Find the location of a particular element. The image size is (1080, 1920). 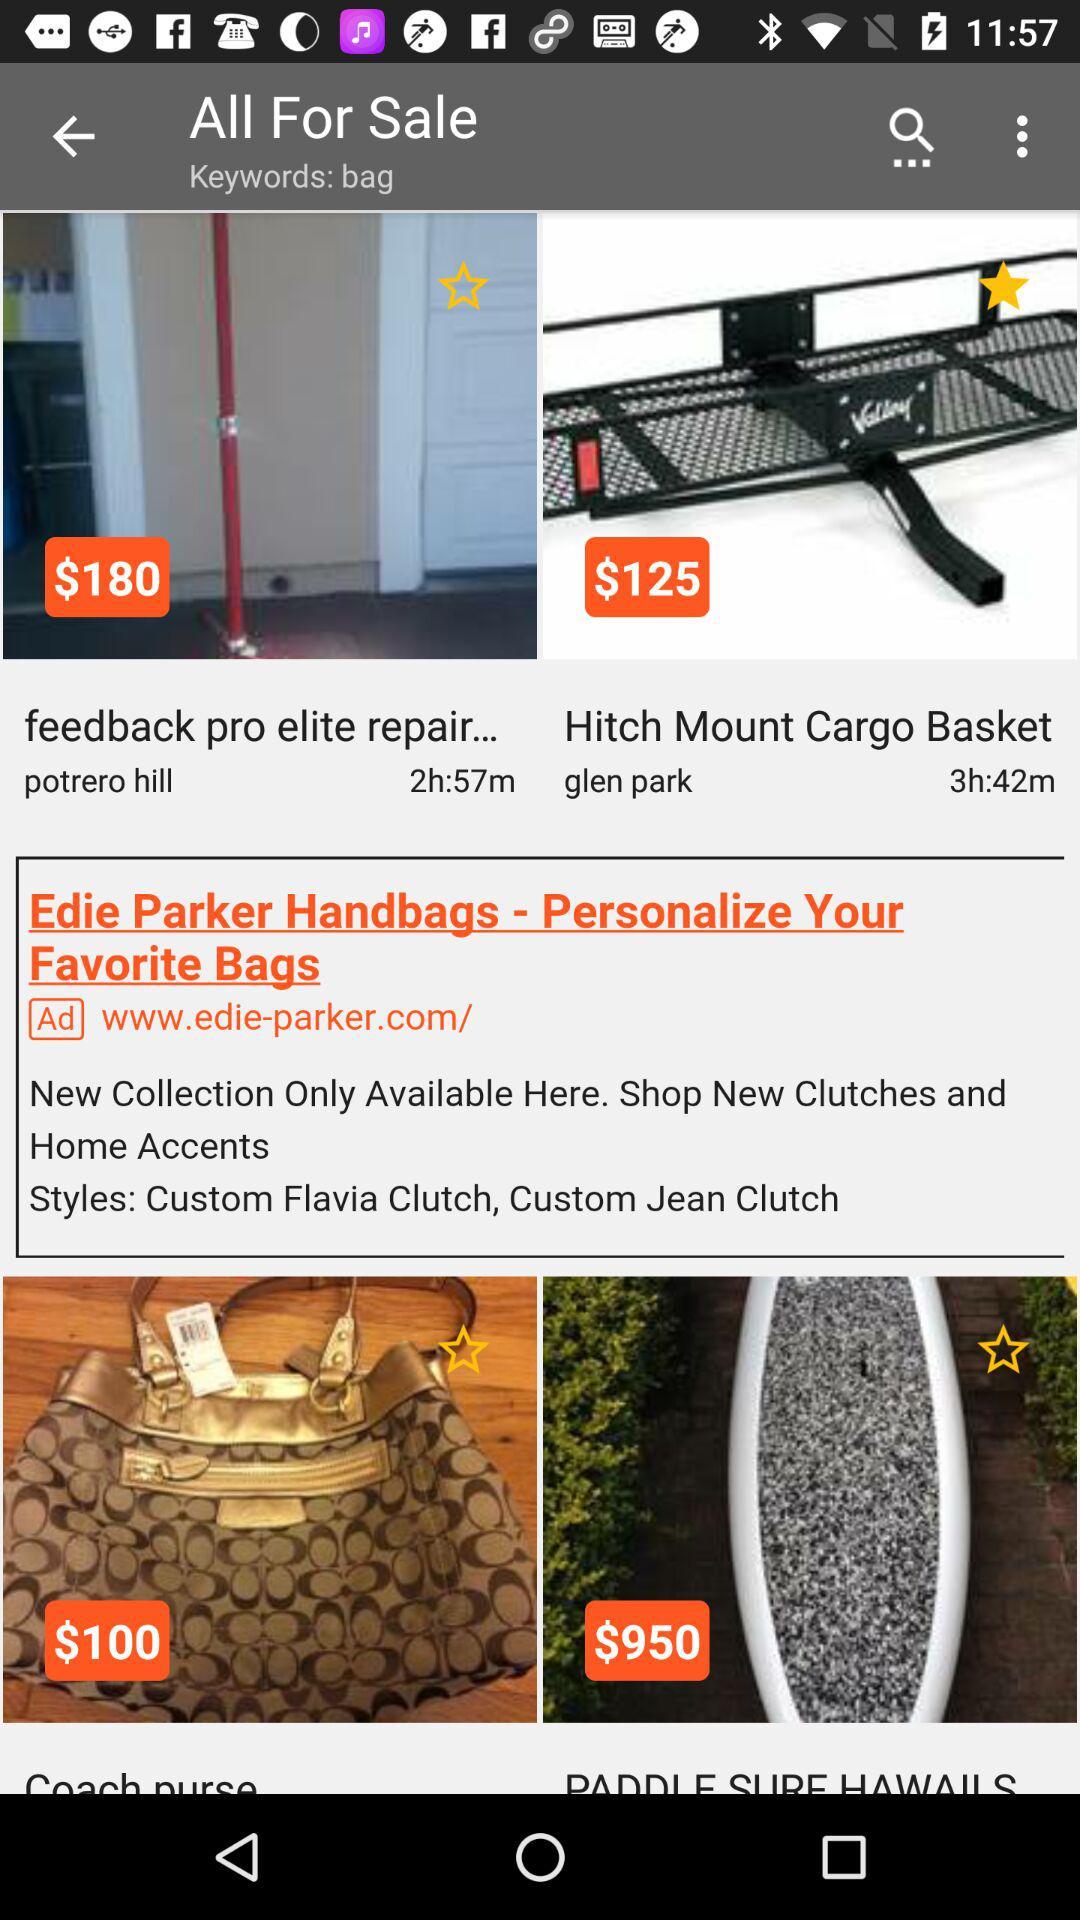

click the star option is located at coordinates (1003, 285).